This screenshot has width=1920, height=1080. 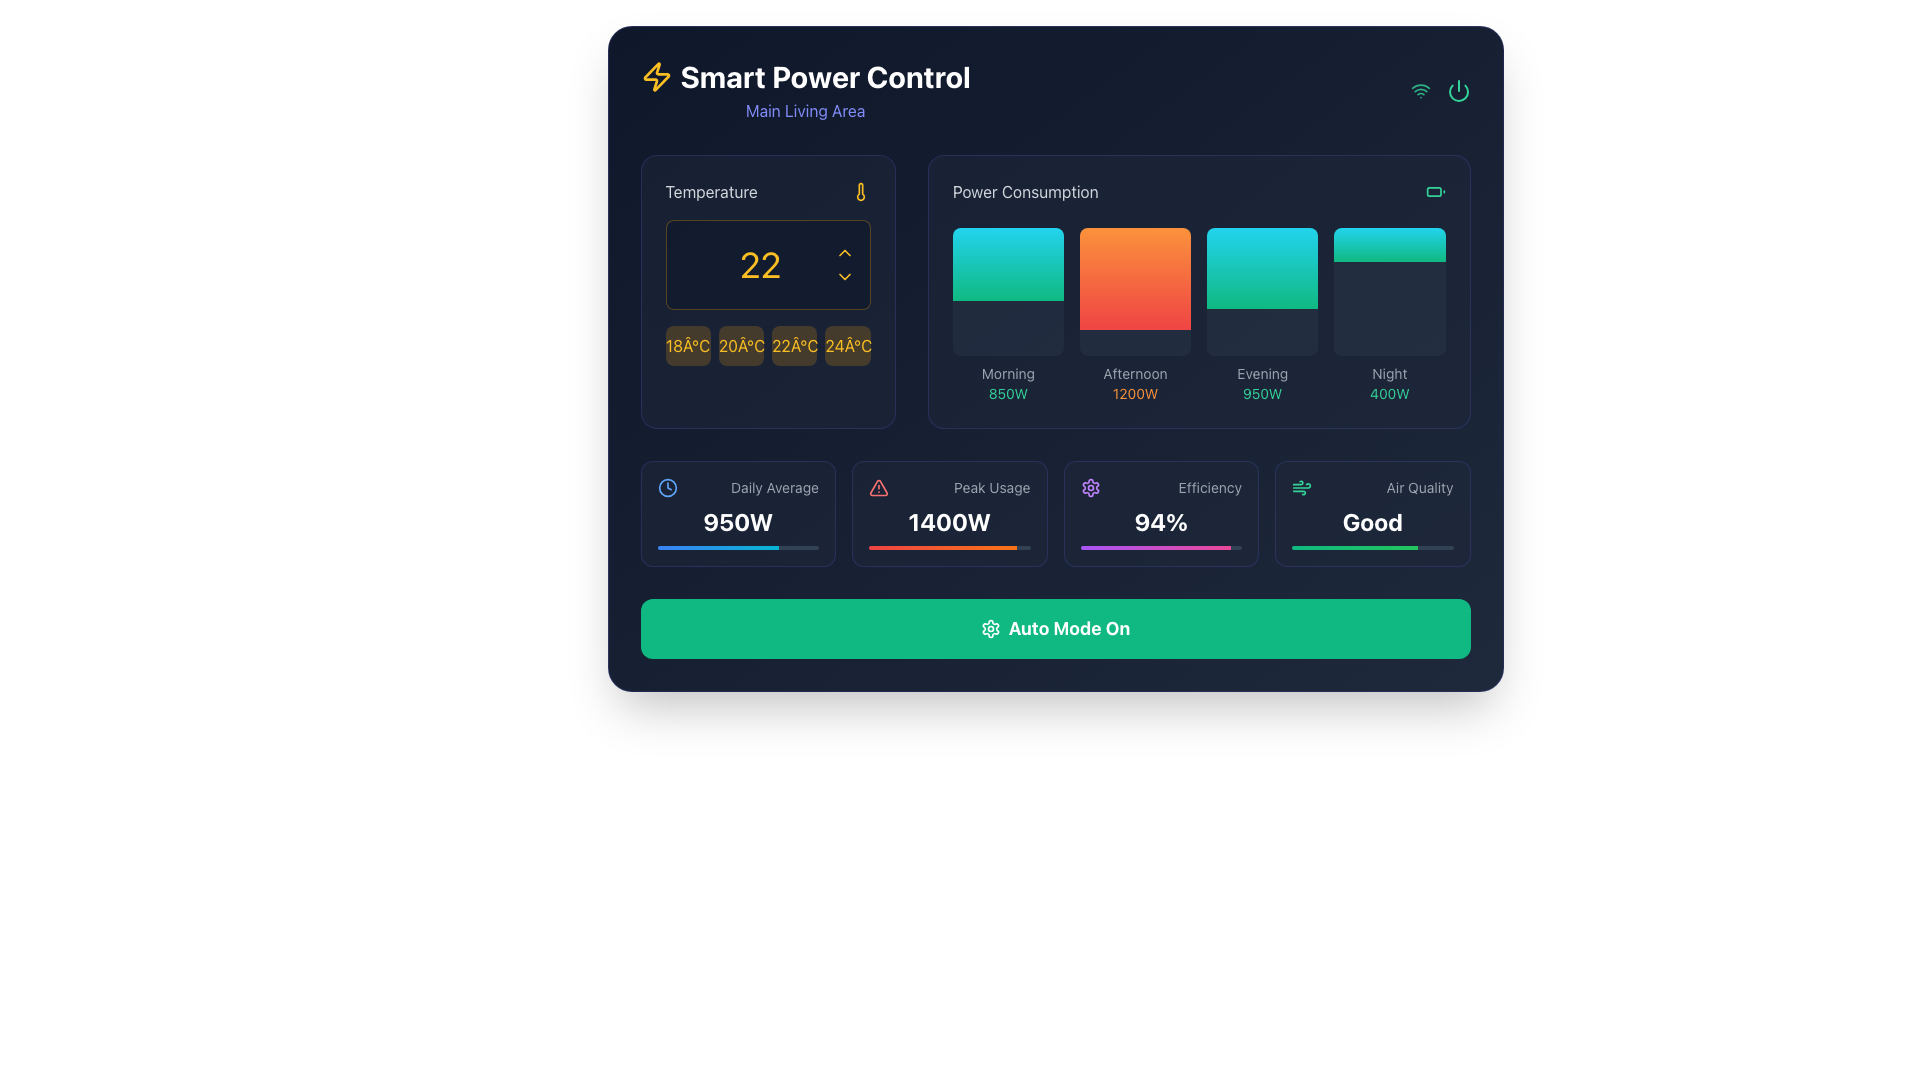 I want to click on the button for selecting 20°C in the Temperature section, which is the second button in a horizontal layout of temperature options, so click(x=740, y=345).